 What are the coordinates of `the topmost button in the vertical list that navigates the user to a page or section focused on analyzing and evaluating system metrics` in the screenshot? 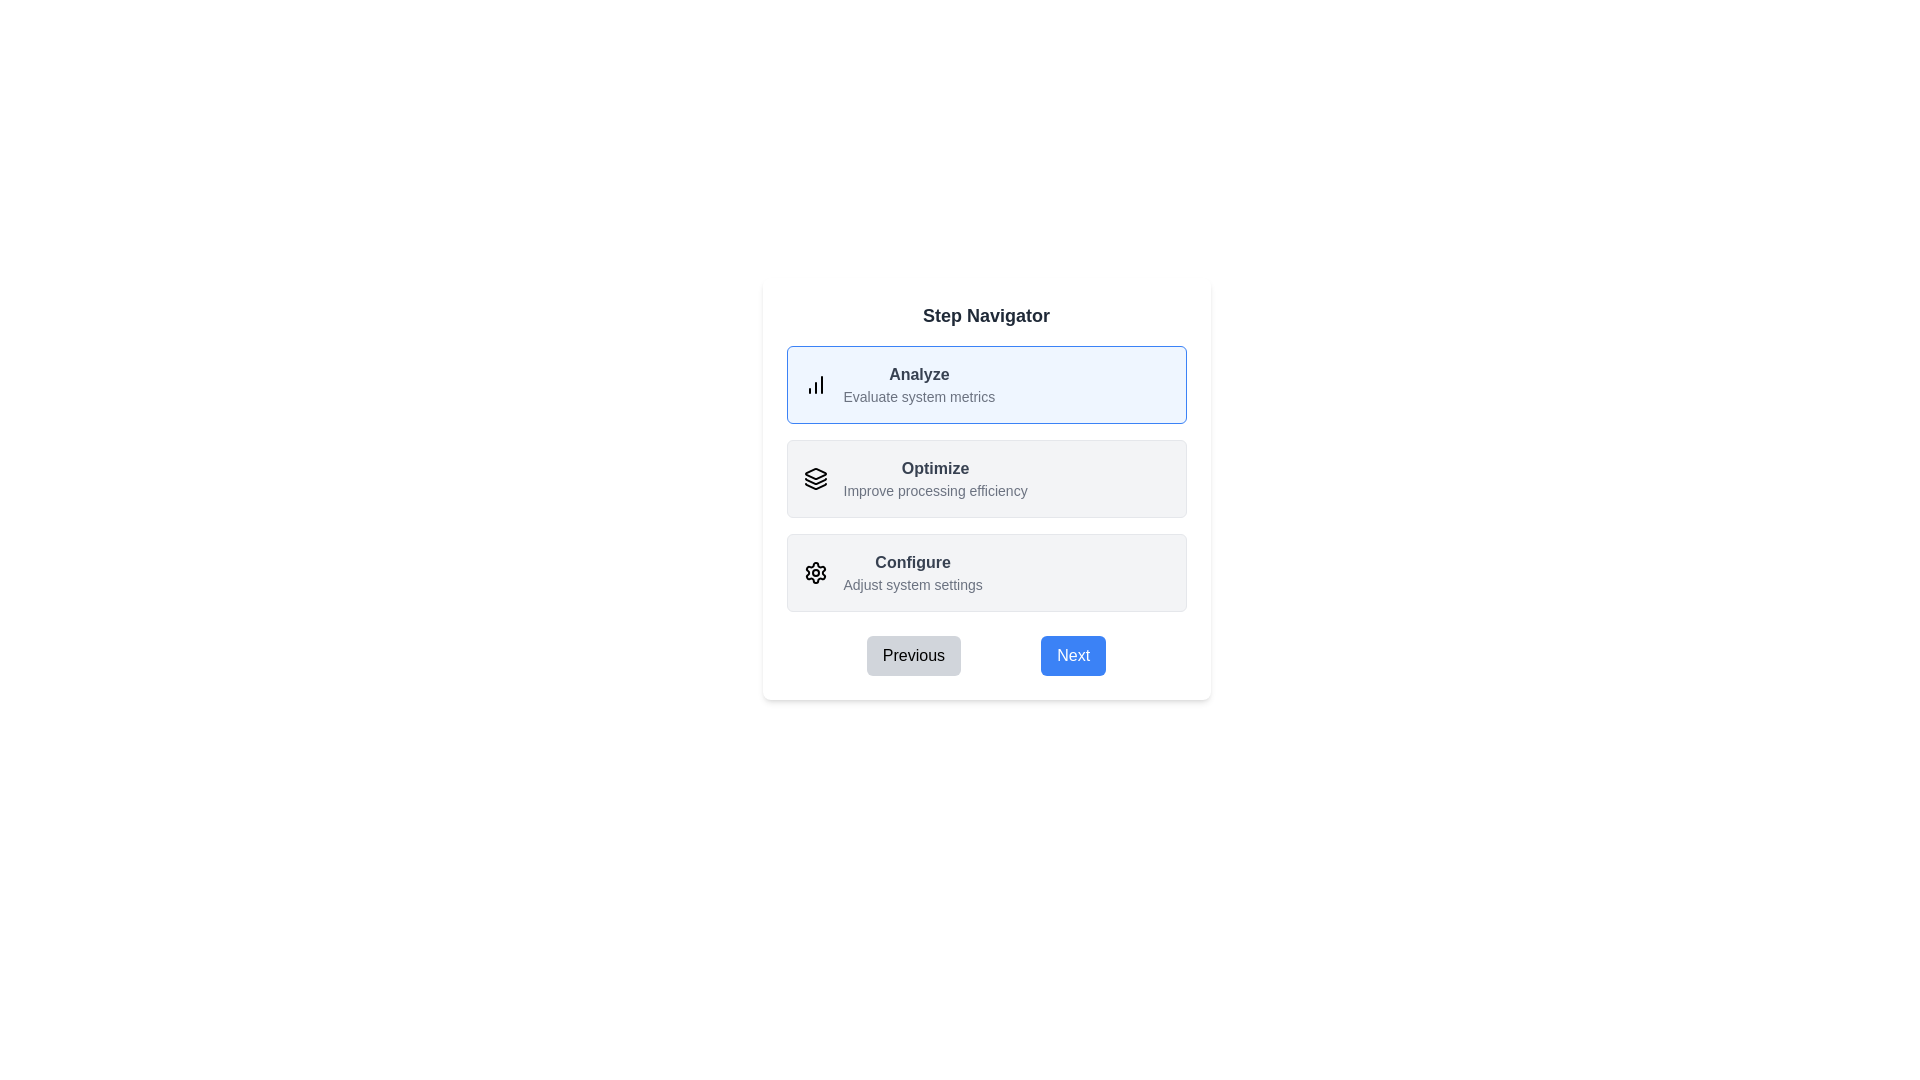 It's located at (986, 385).